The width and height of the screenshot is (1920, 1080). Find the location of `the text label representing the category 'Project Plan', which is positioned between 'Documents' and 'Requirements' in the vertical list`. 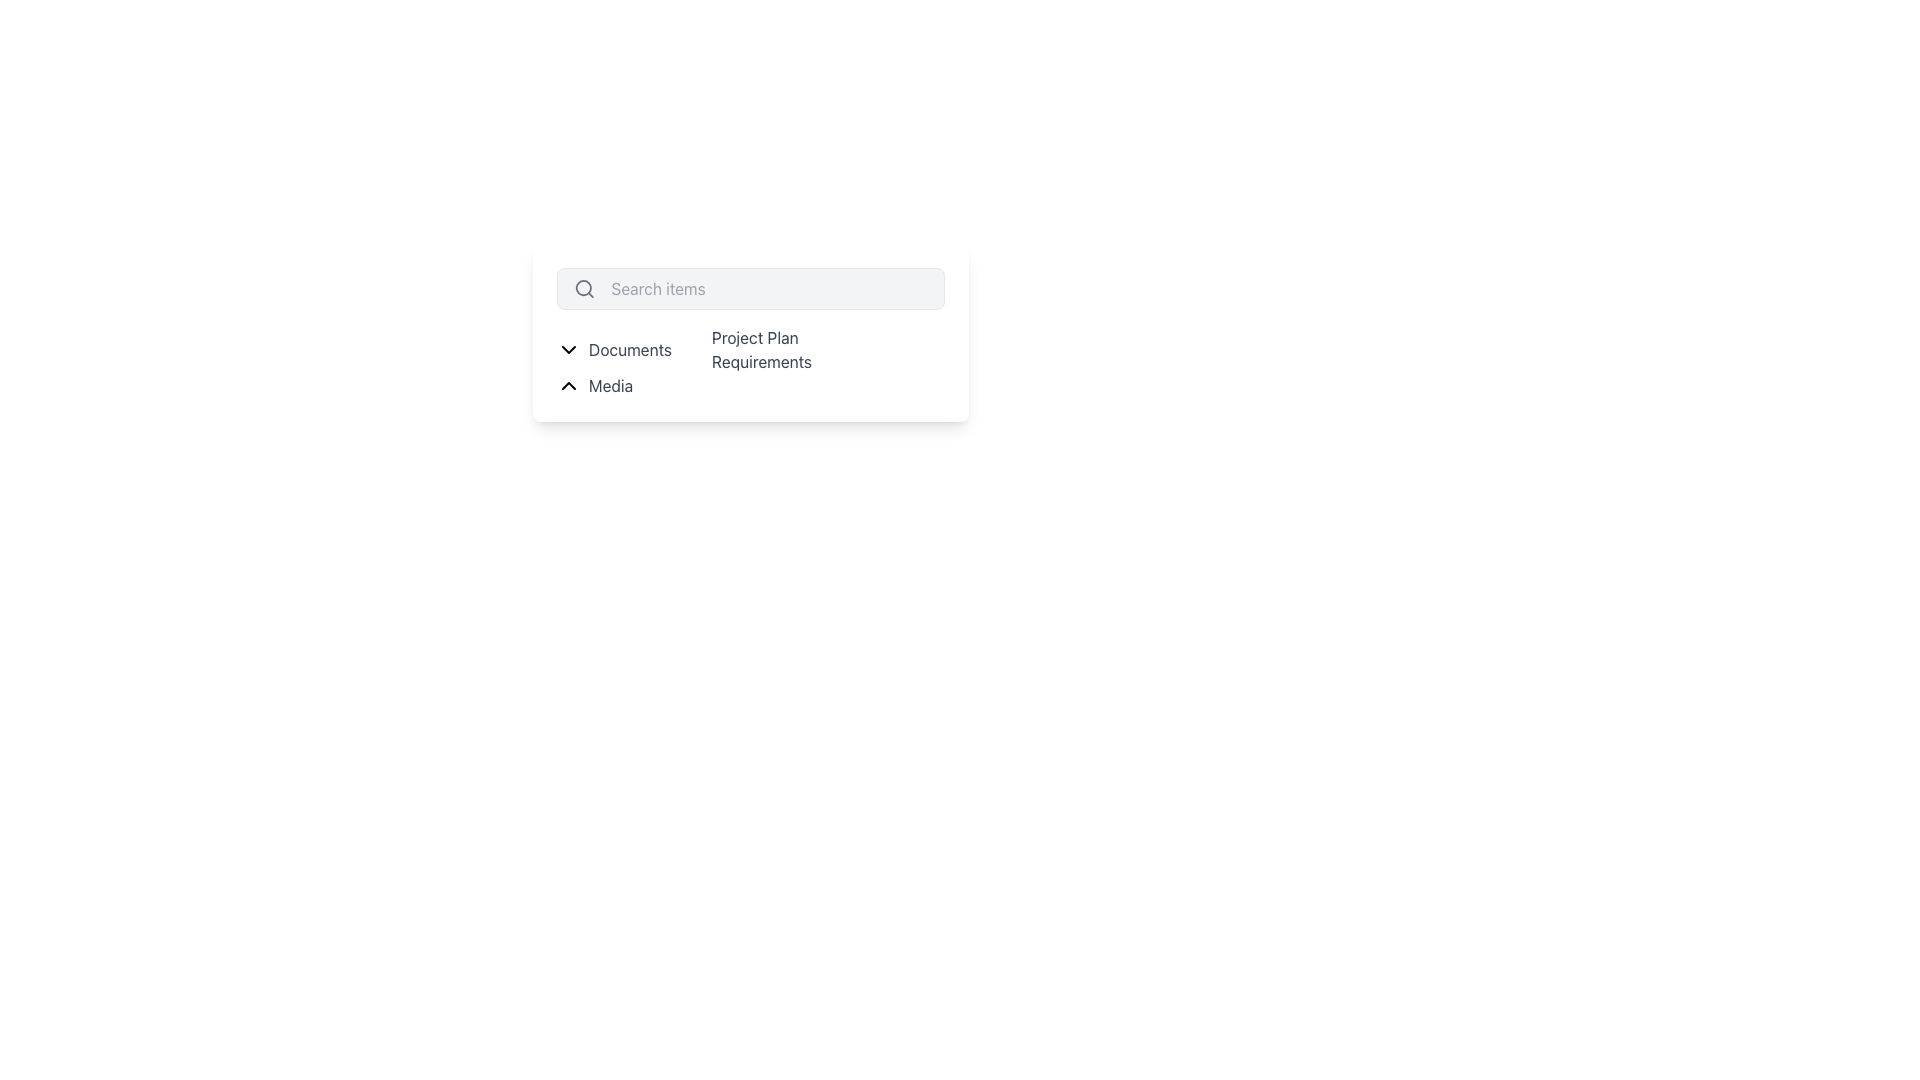

the text label representing the category 'Project Plan', which is positioned between 'Documents' and 'Requirements' in the vertical list is located at coordinates (754, 337).